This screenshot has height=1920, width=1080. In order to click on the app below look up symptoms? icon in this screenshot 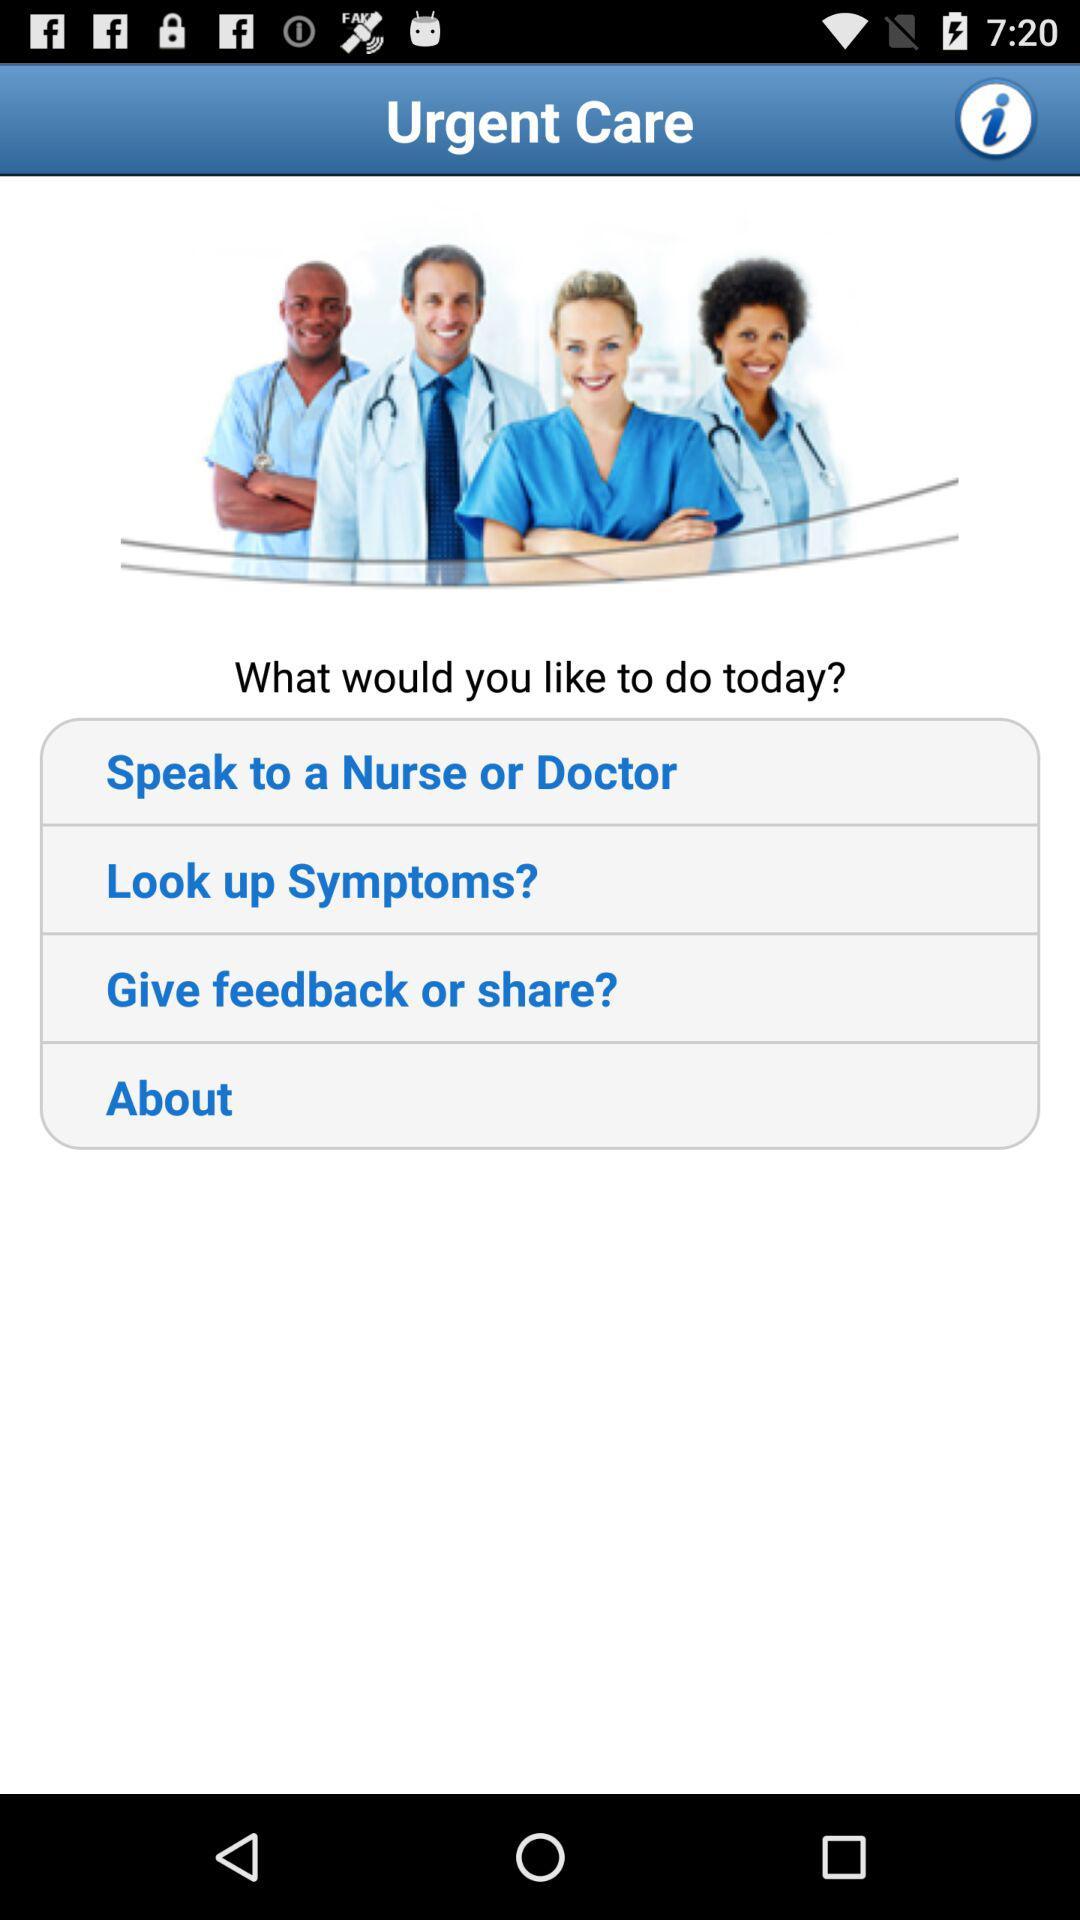, I will do `click(327, 988)`.